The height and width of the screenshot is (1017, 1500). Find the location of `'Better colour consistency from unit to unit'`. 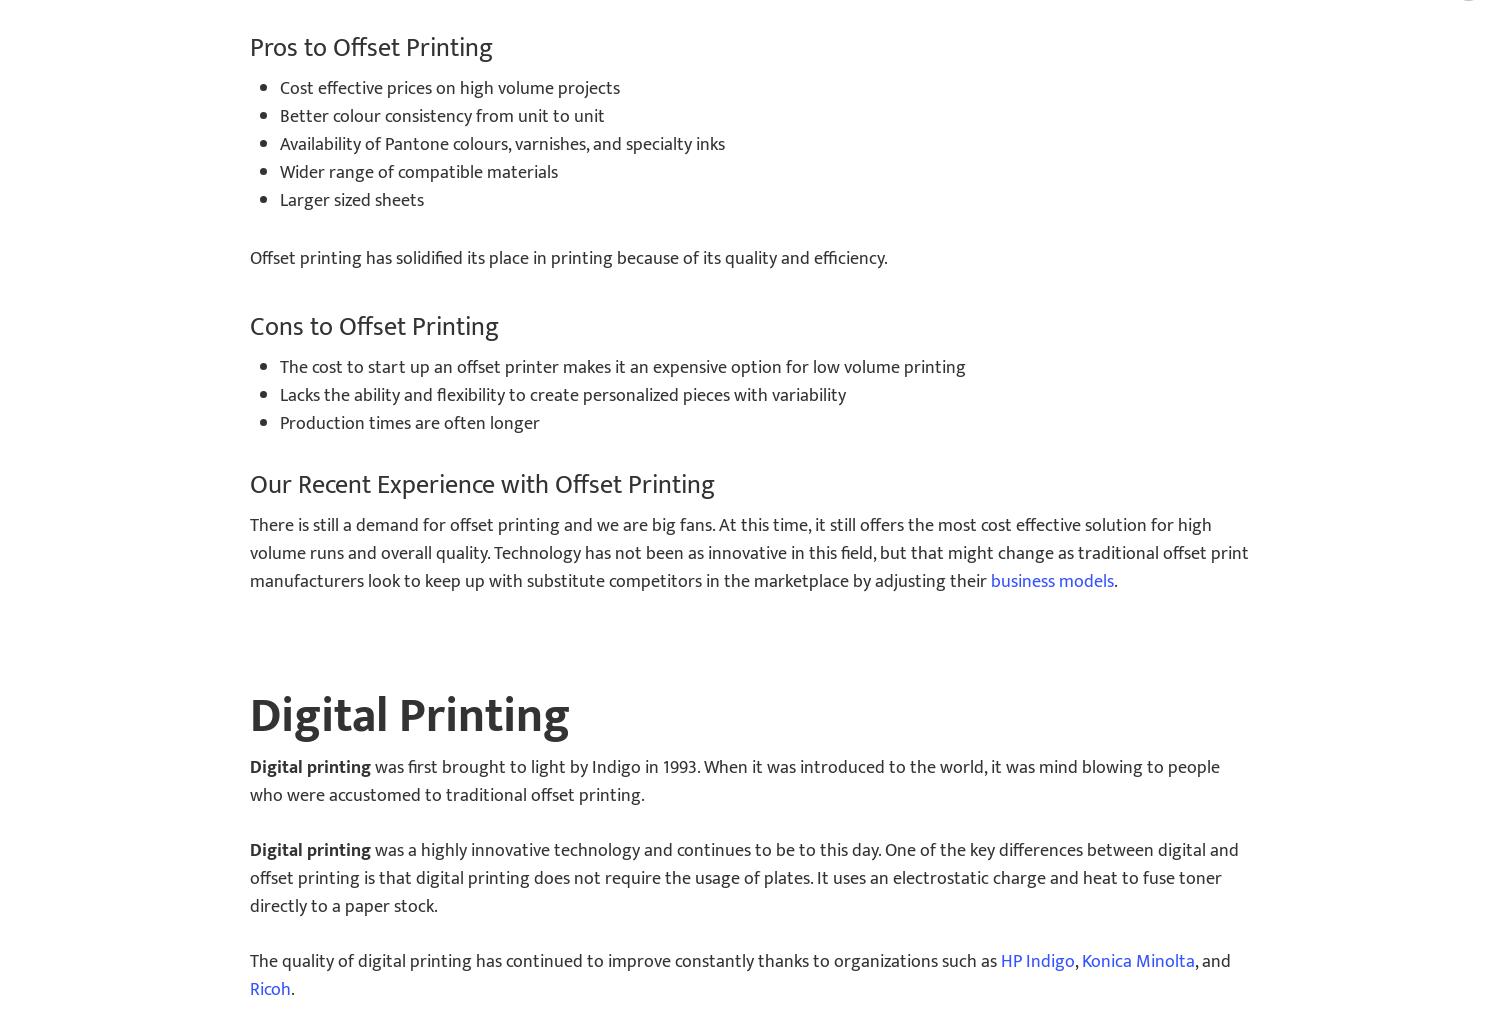

'Better colour consistency from unit to unit' is located at coordinates (280, 115).